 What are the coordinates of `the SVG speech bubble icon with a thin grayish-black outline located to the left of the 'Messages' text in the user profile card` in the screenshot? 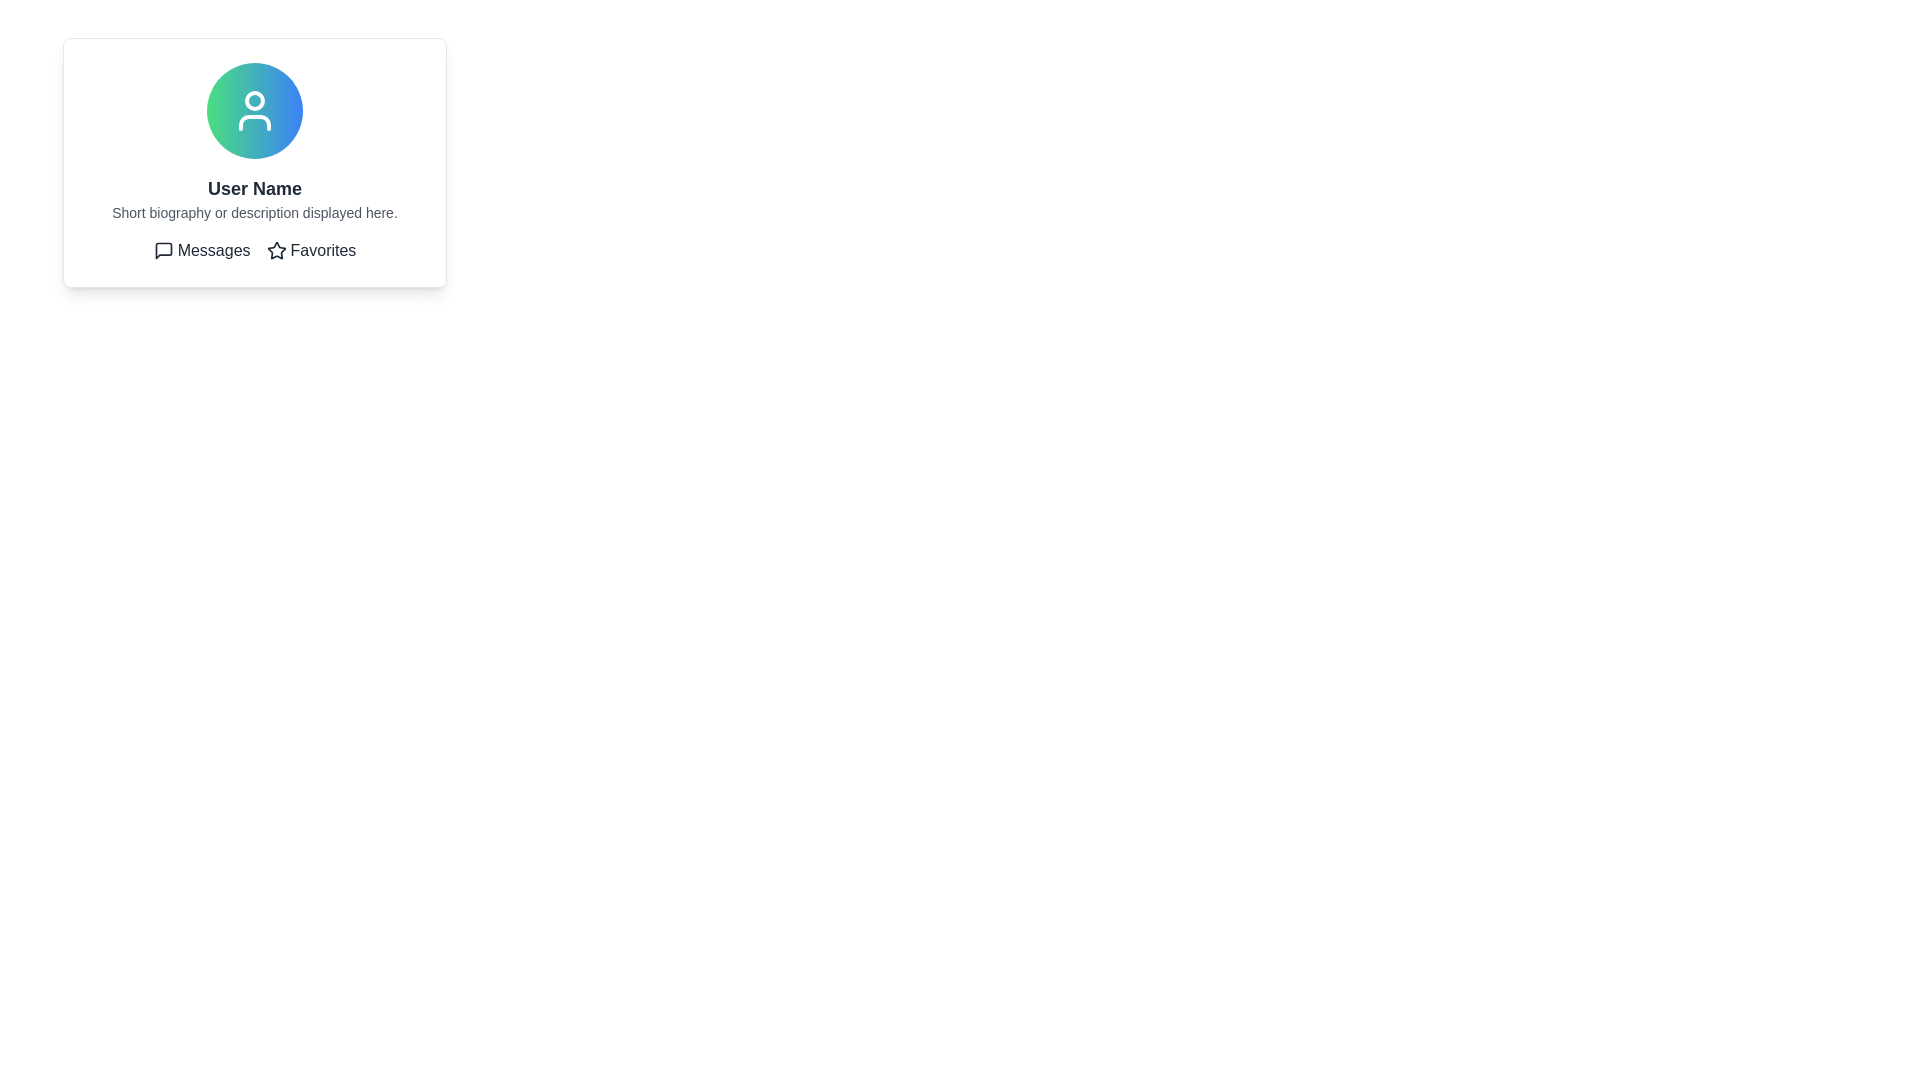 It's located at (163, 249).